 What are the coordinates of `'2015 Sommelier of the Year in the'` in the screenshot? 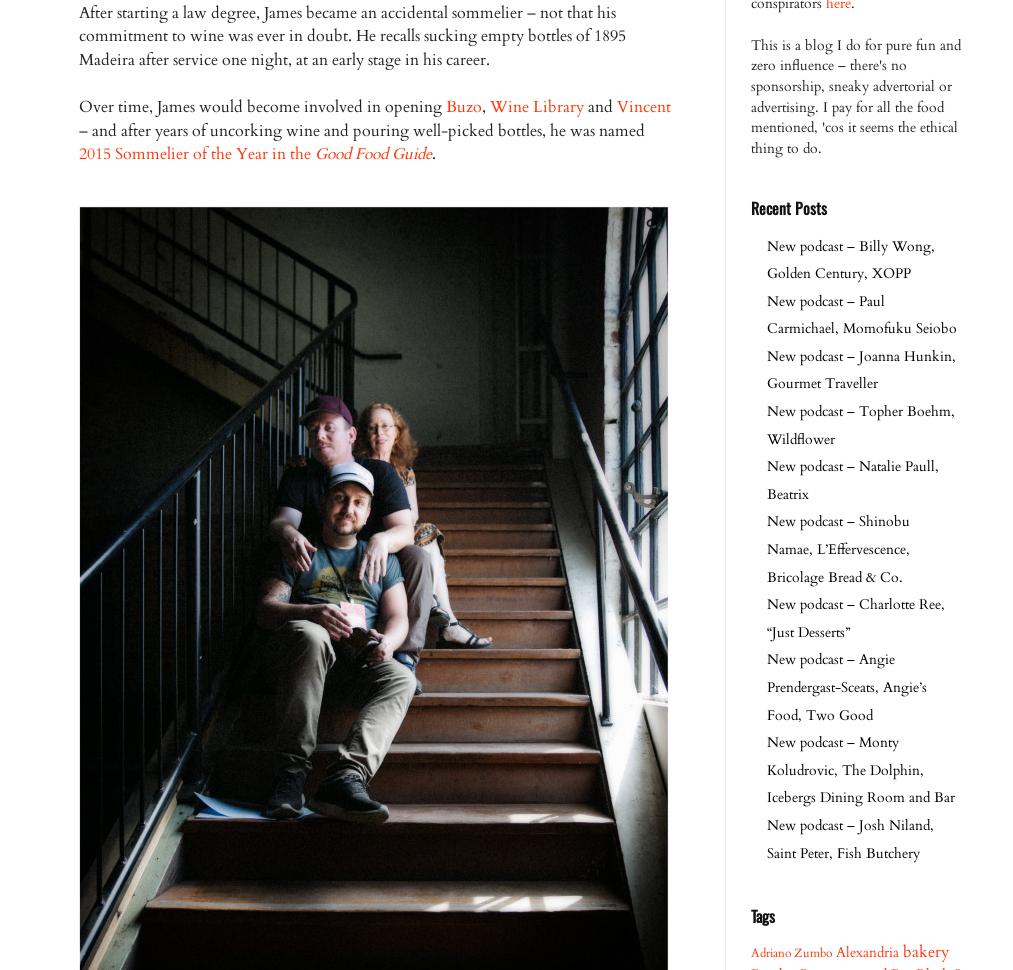 It's located at (197, 153).